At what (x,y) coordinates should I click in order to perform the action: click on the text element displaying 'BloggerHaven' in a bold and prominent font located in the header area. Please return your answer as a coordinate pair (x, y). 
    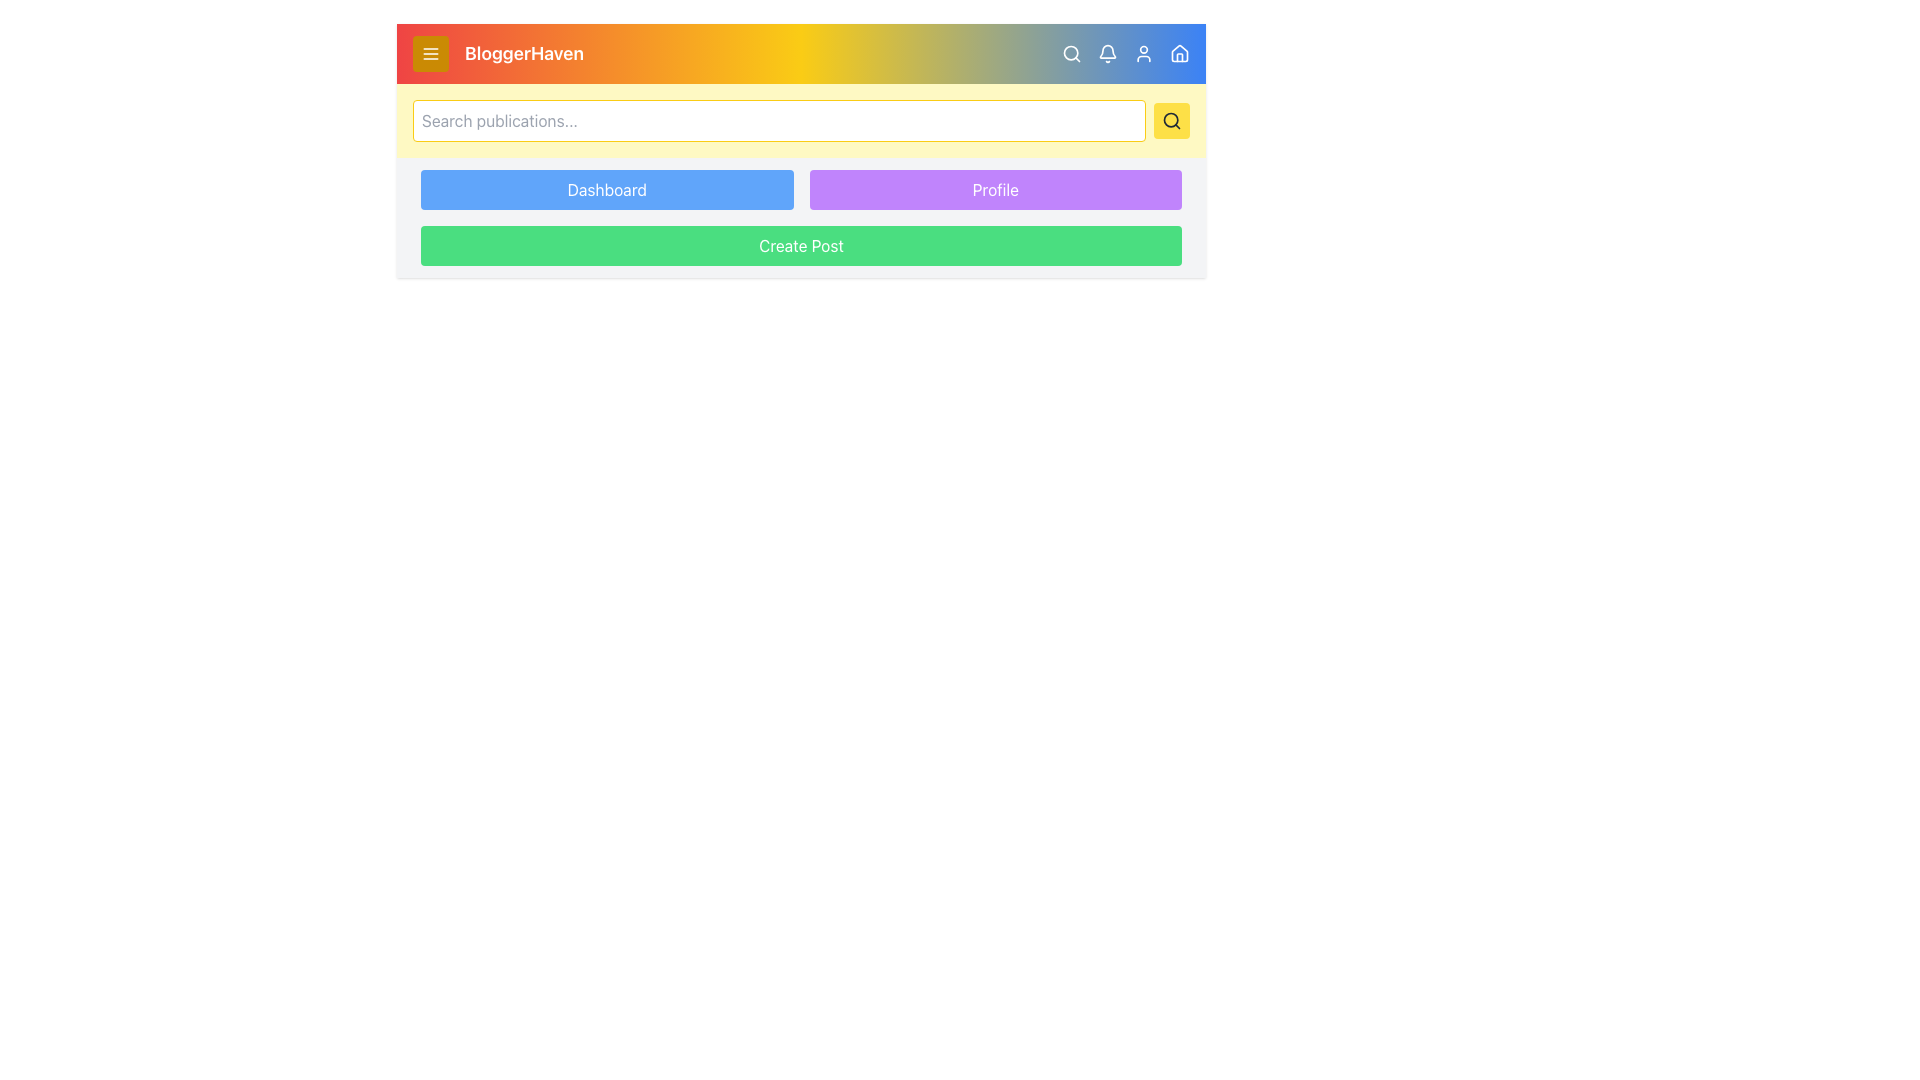
    Looking at the image, I should click on (524, 53).